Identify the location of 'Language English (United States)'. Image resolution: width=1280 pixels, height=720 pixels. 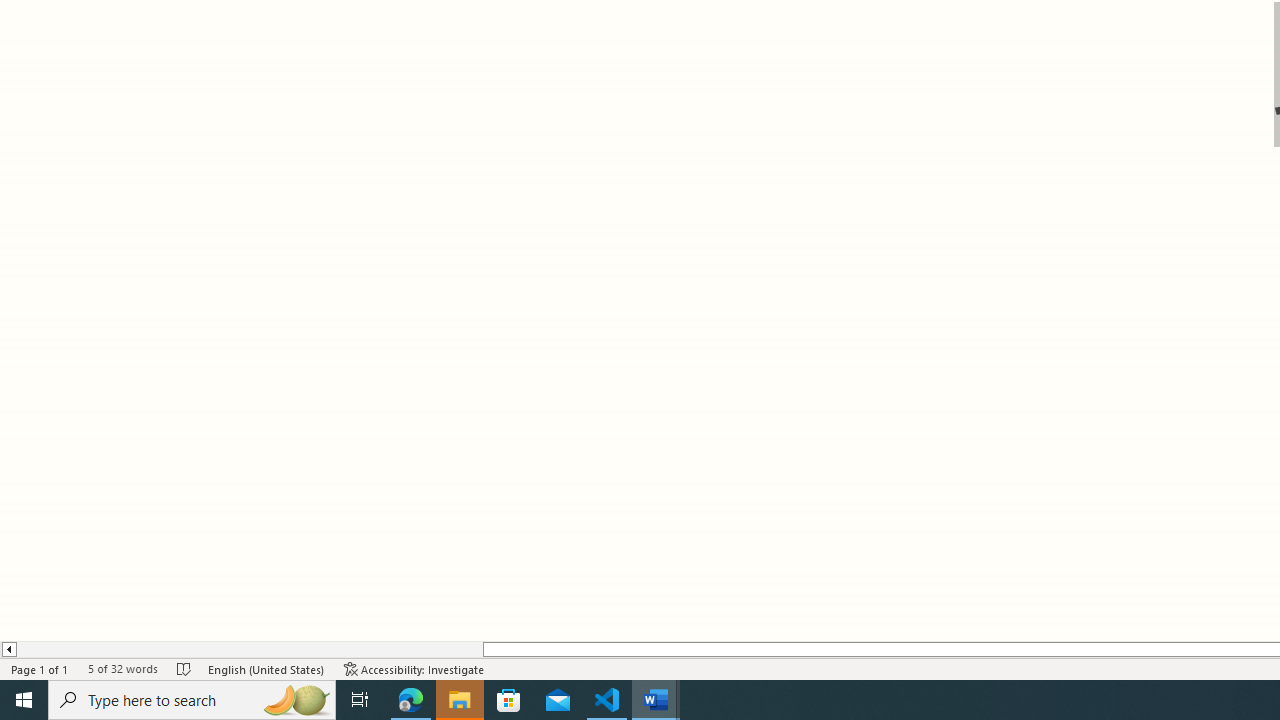
(265, 669).